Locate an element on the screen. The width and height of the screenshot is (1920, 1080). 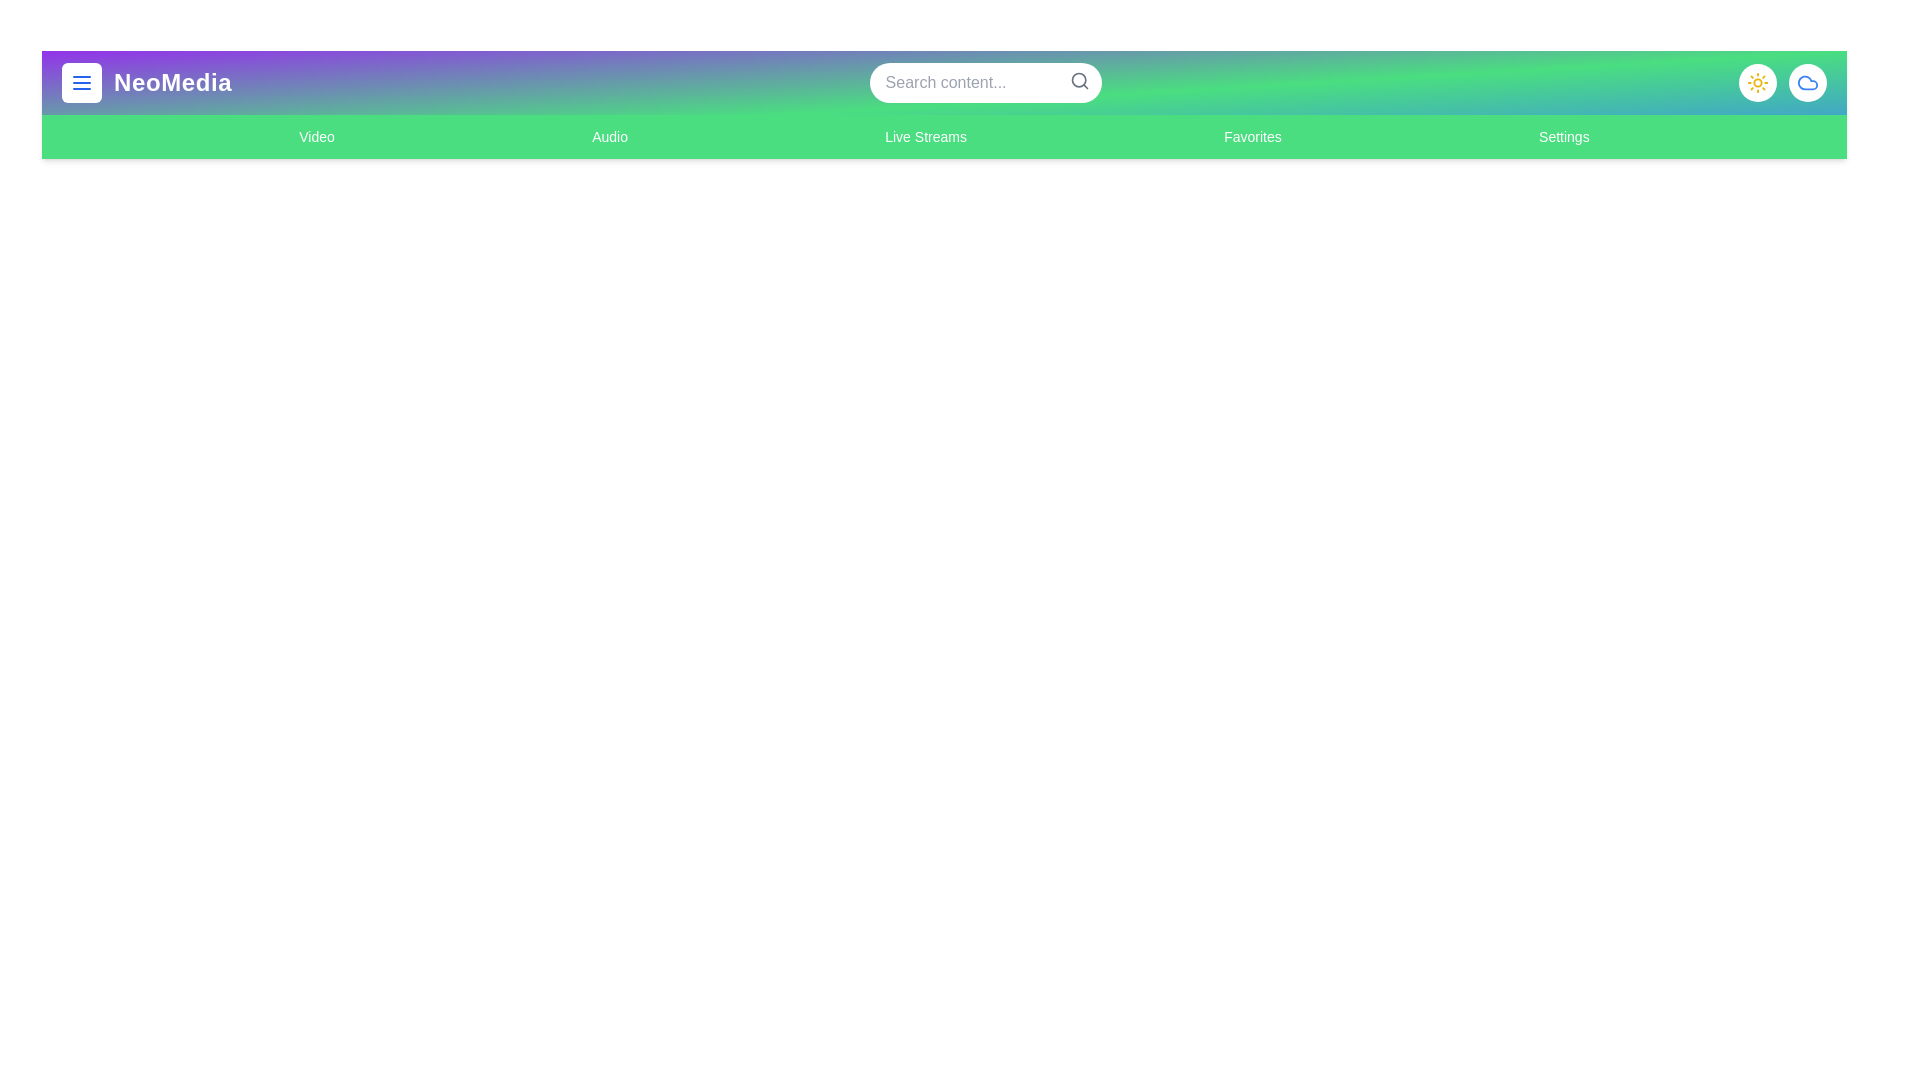
the cloud icon to toggle the weather-related feature is located at coordinates (1808, 82).